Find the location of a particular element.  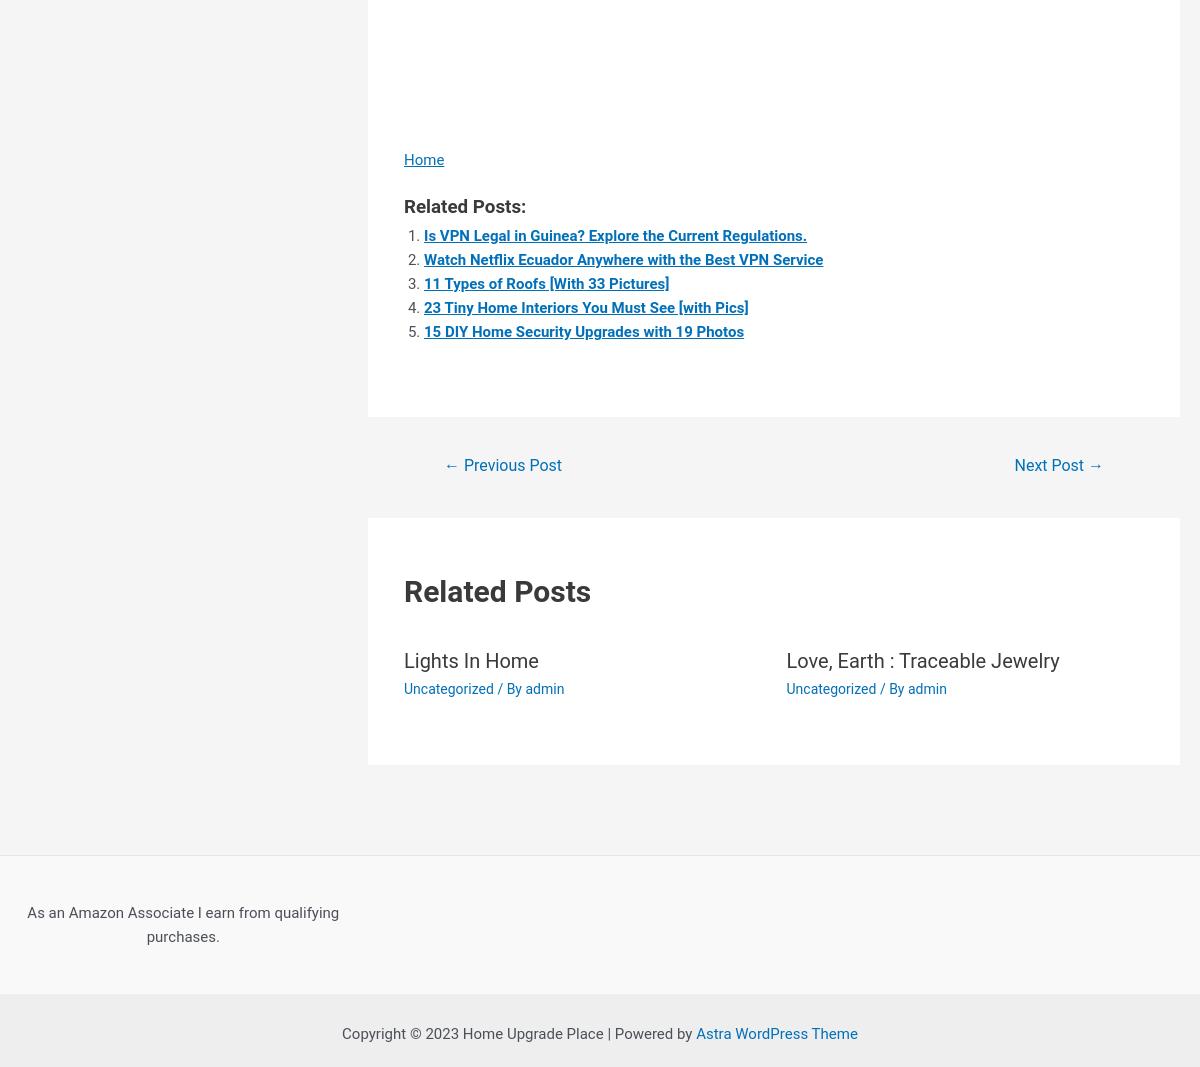

'Love, Earth : Traceable Jewelry' is located at coordinates (785, 660).